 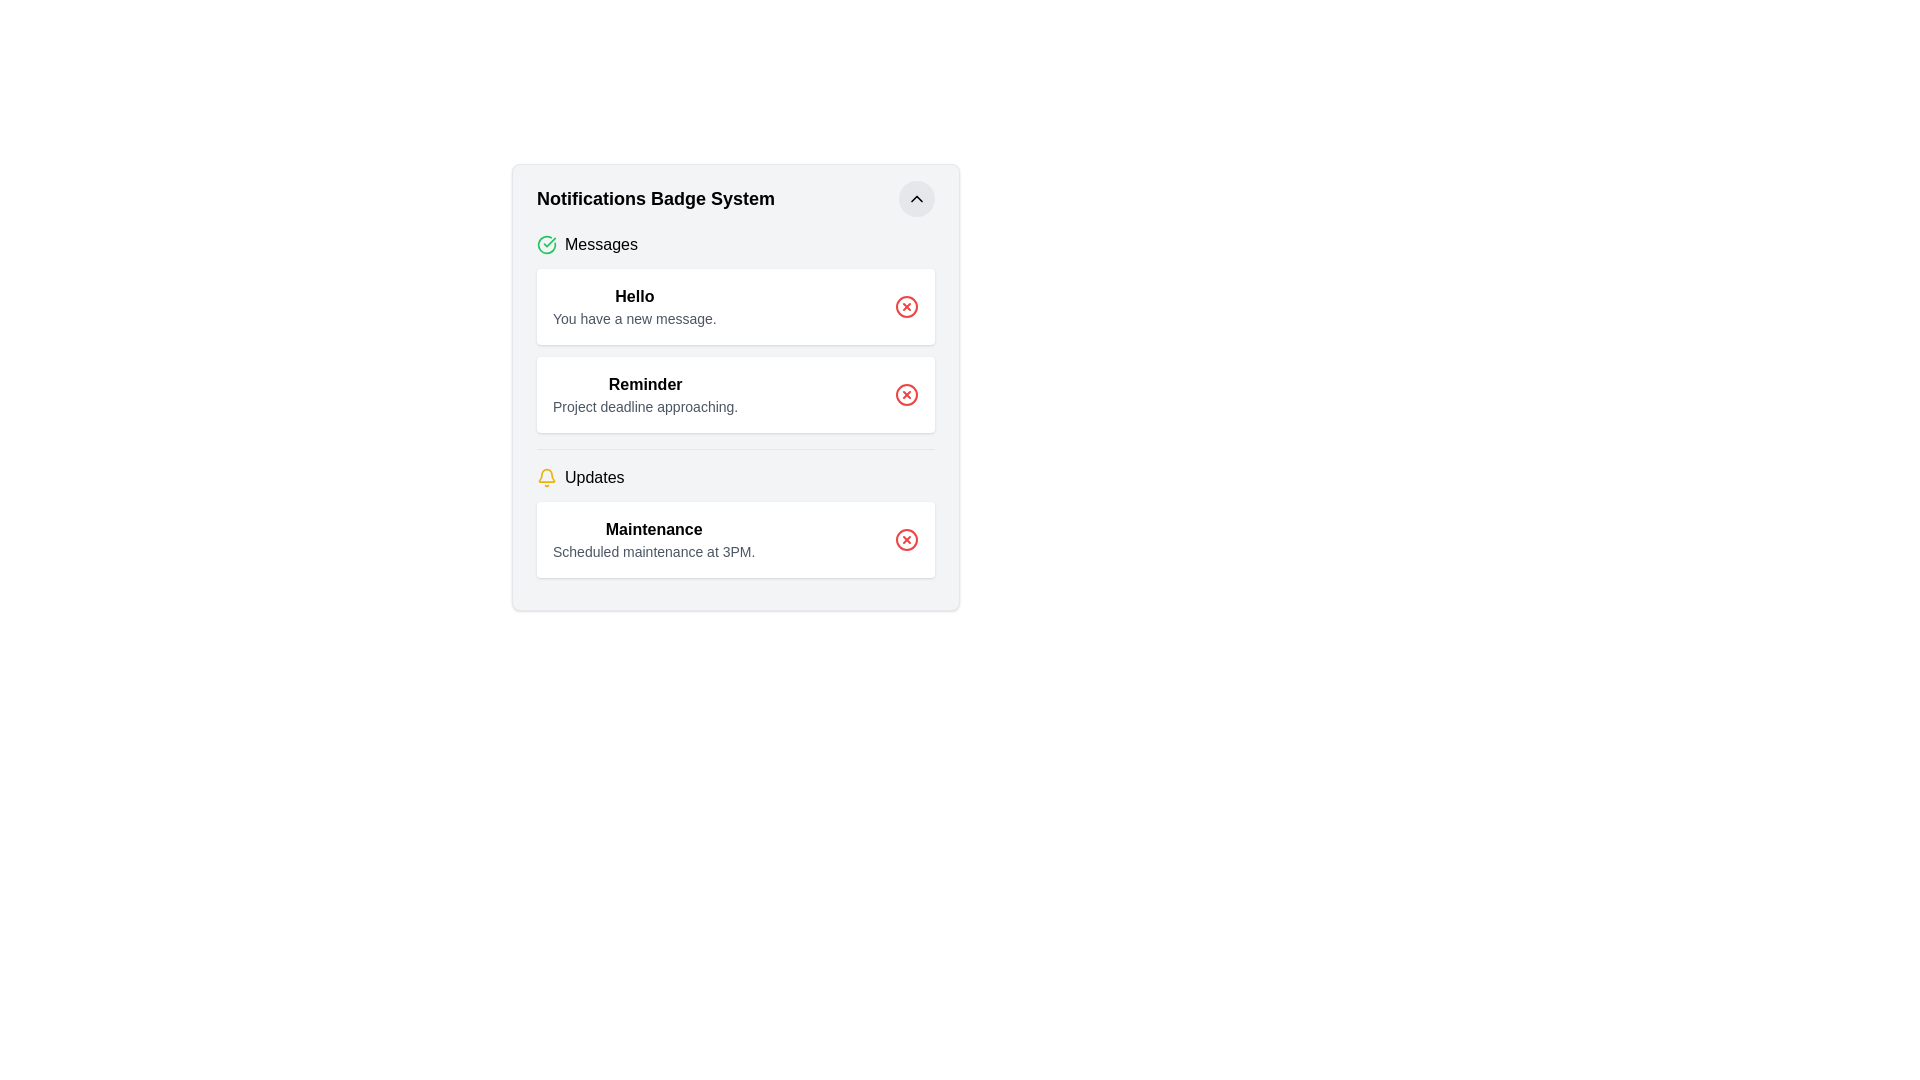 I want to click on informational text displayed in the middle section of the card within the 'Messages' category of the Notification Badge System interface, so click(x=633, y=307).